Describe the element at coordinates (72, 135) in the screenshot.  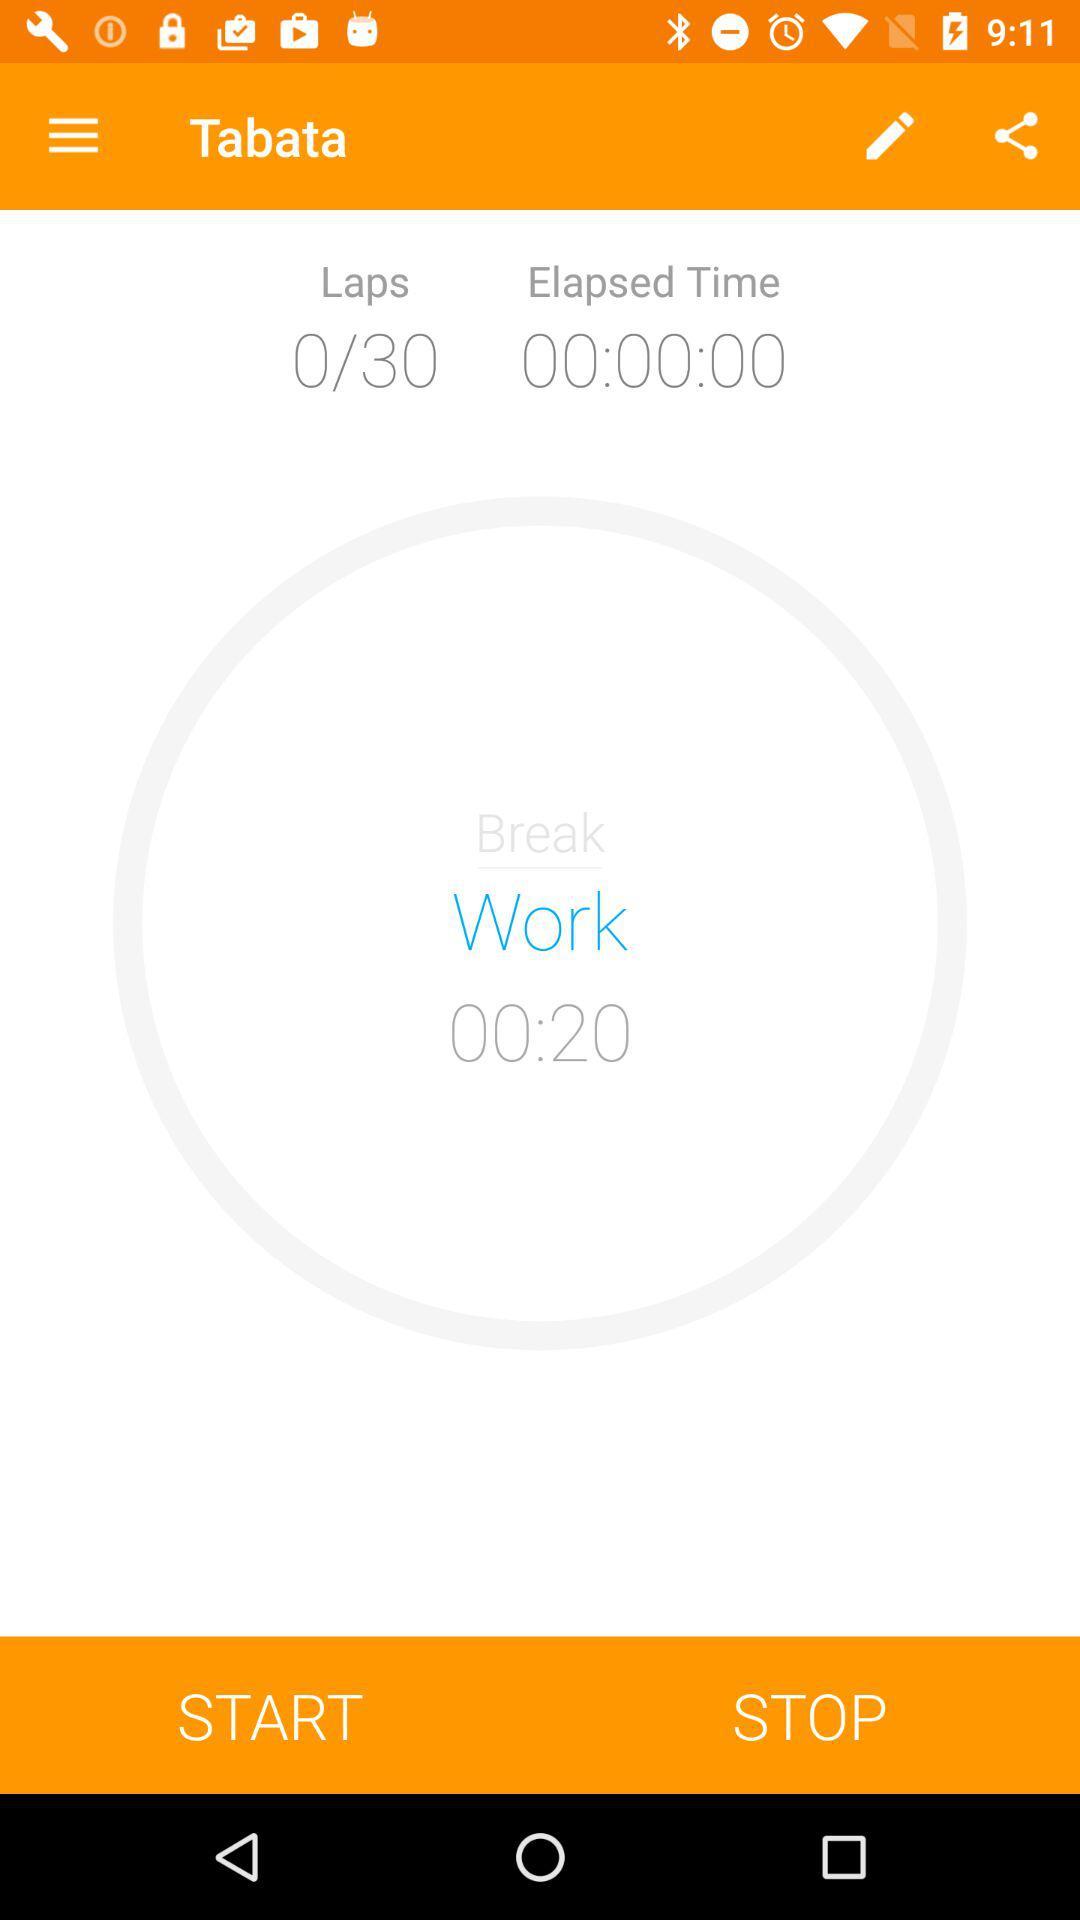
I see `the icon next to the tabata icon` at that location.